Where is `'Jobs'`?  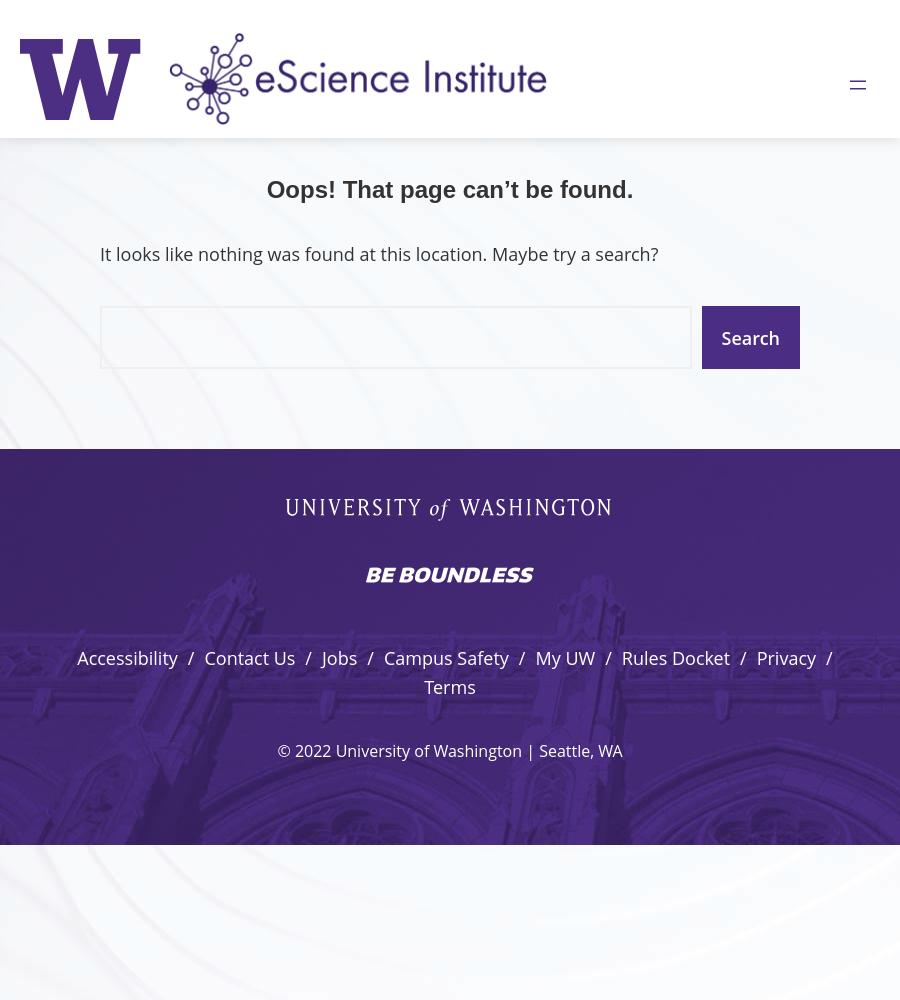
'Jobs' is located at coordinates (339, 658).